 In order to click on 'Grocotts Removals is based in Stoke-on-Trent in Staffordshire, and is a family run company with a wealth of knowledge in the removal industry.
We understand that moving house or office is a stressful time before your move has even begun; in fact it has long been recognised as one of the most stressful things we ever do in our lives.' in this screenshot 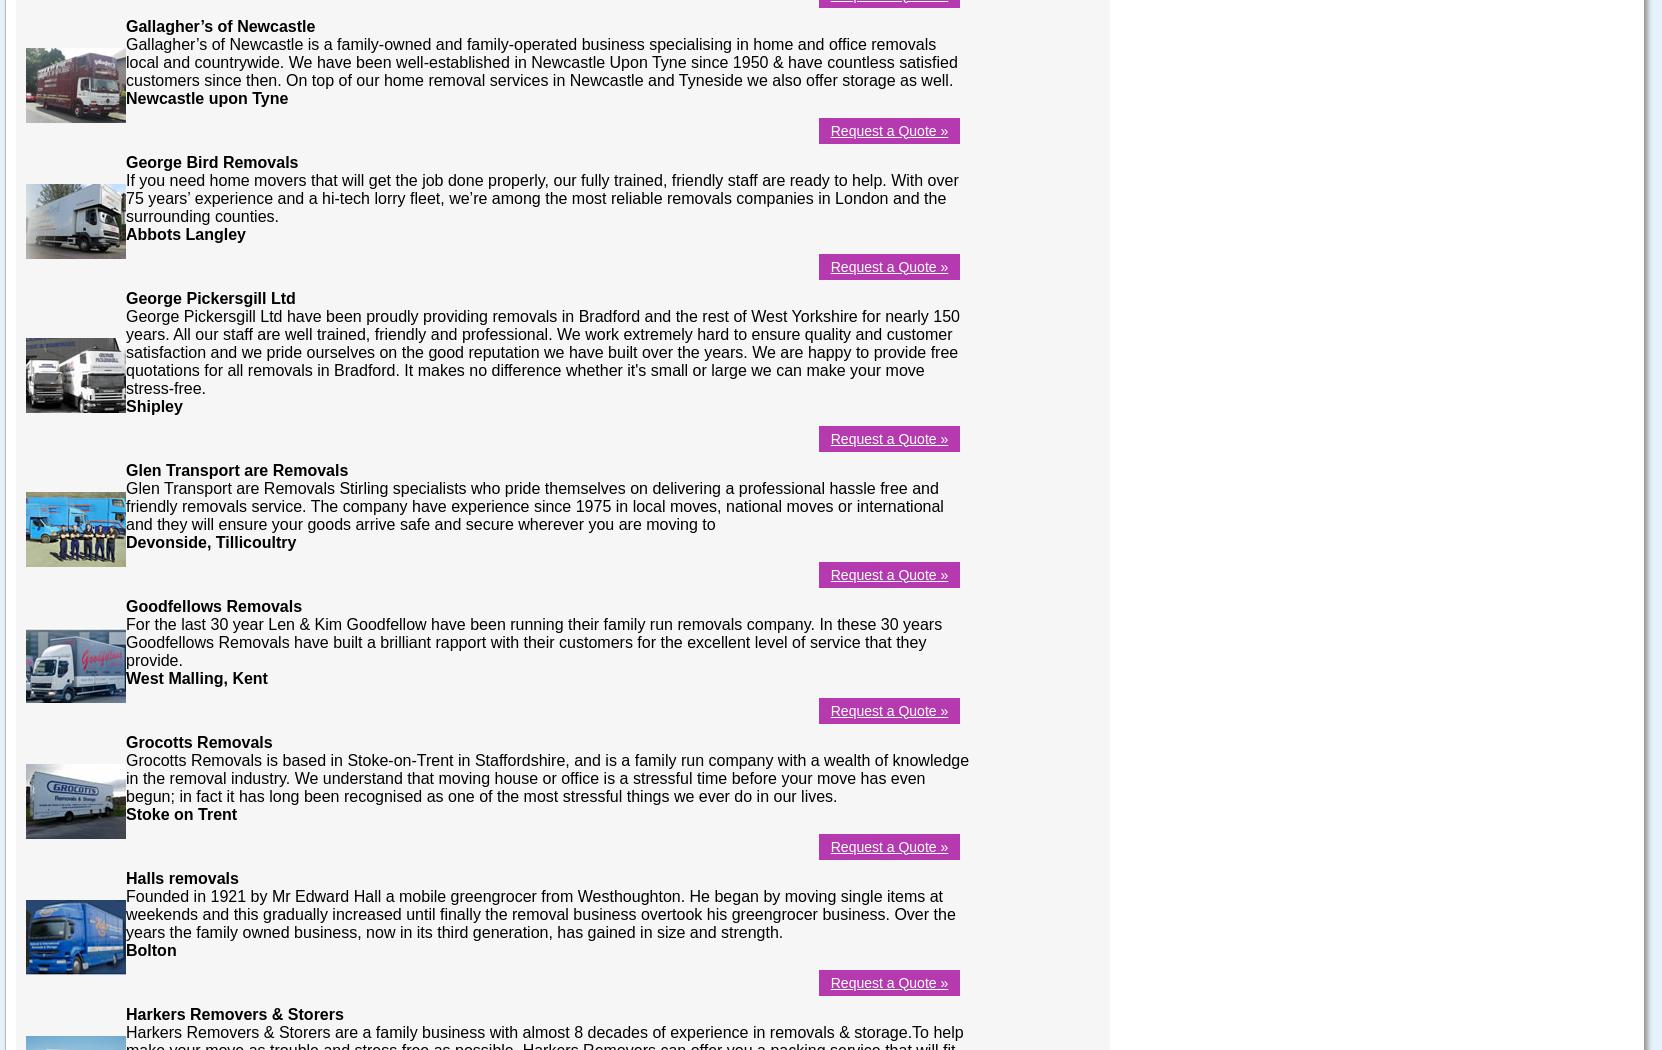, I will do `click(546, 777)`.